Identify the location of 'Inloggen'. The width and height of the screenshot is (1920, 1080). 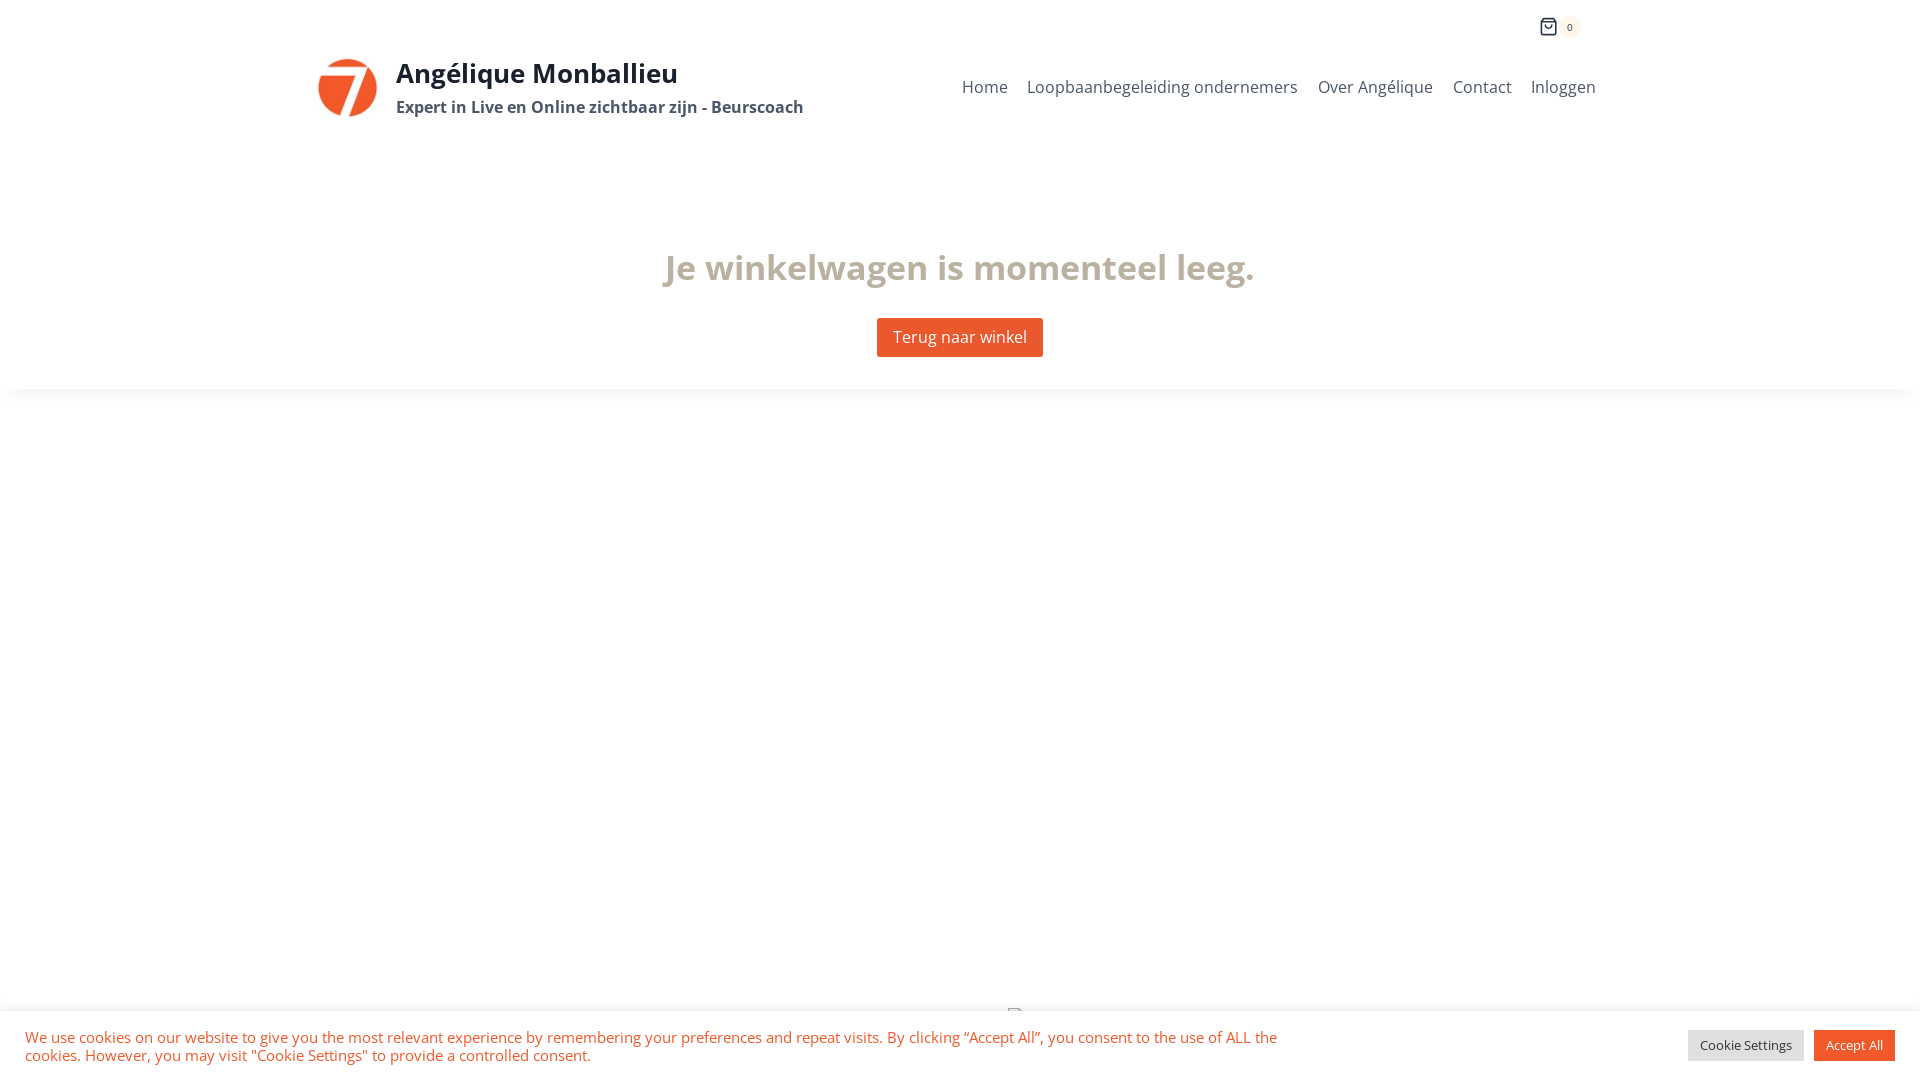
(1562, 86).